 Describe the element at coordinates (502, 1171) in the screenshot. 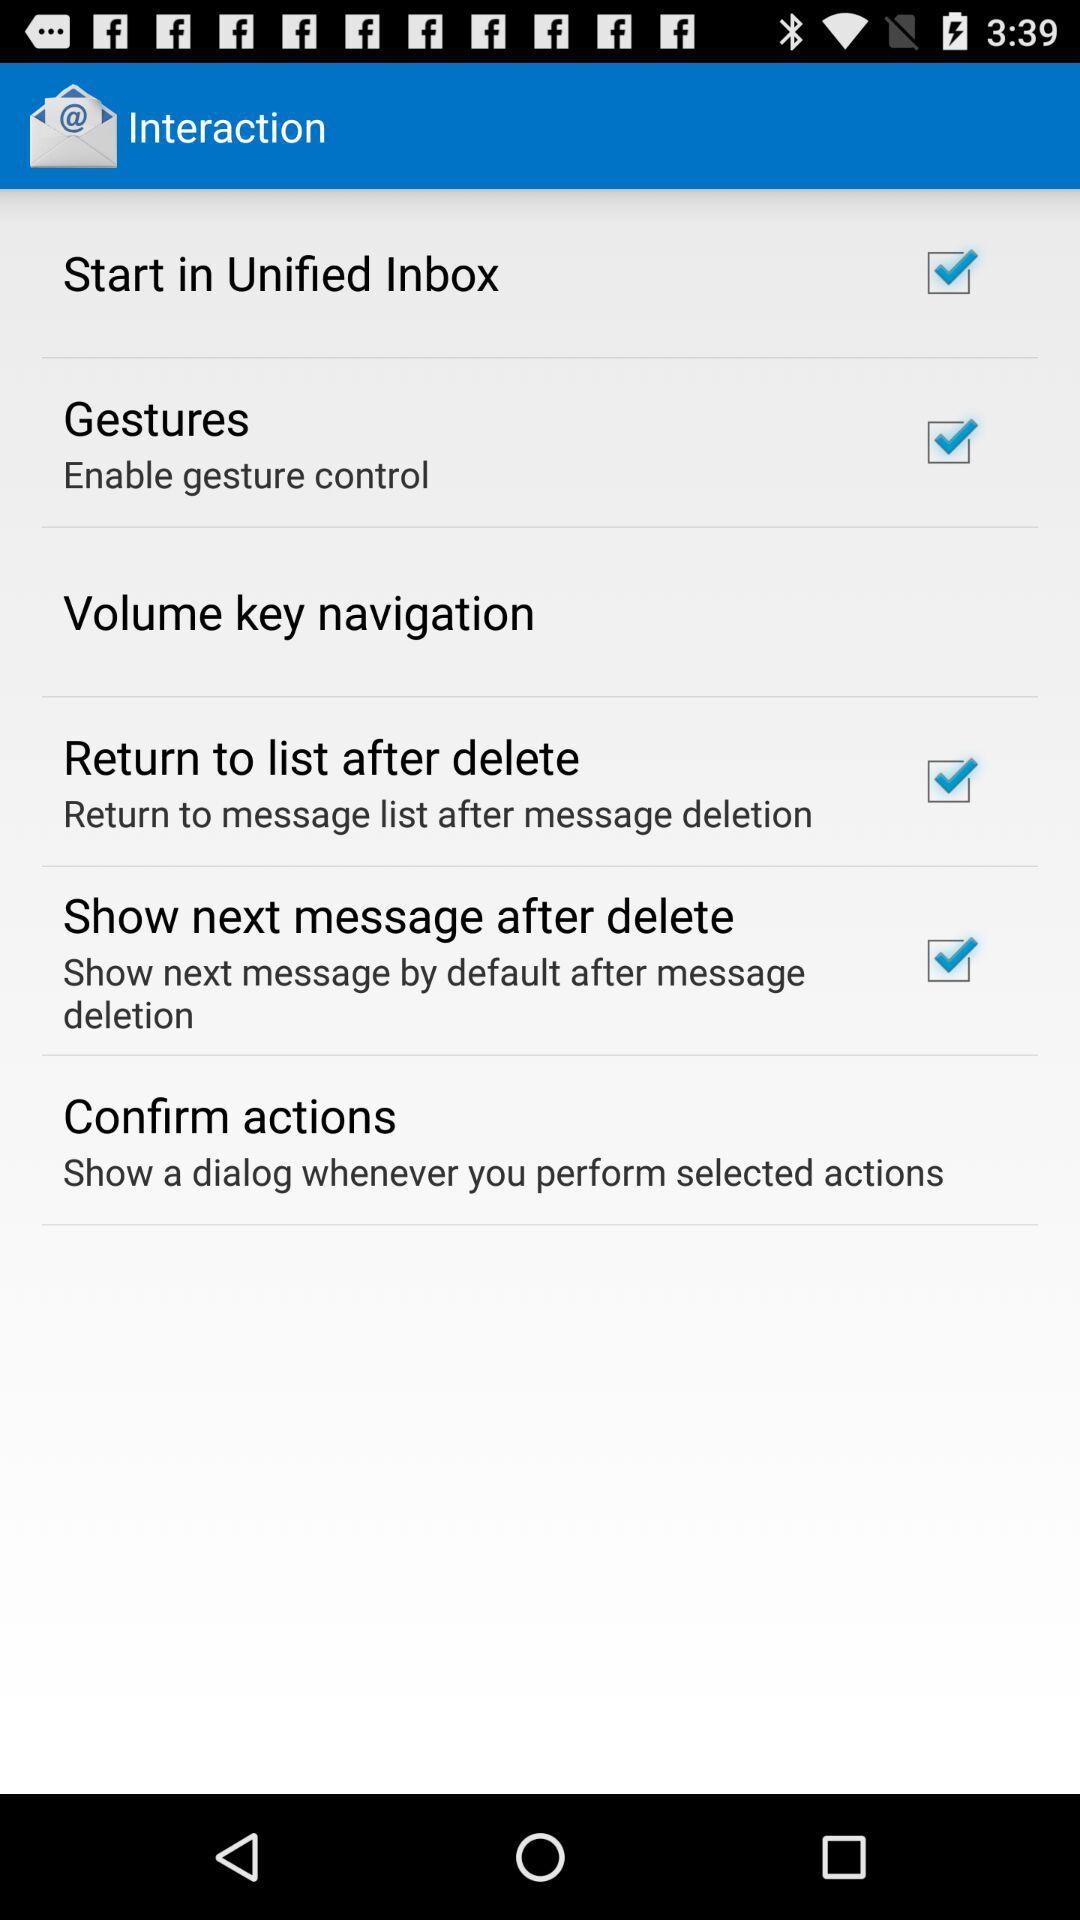

I see `show a dialog item` at that location.